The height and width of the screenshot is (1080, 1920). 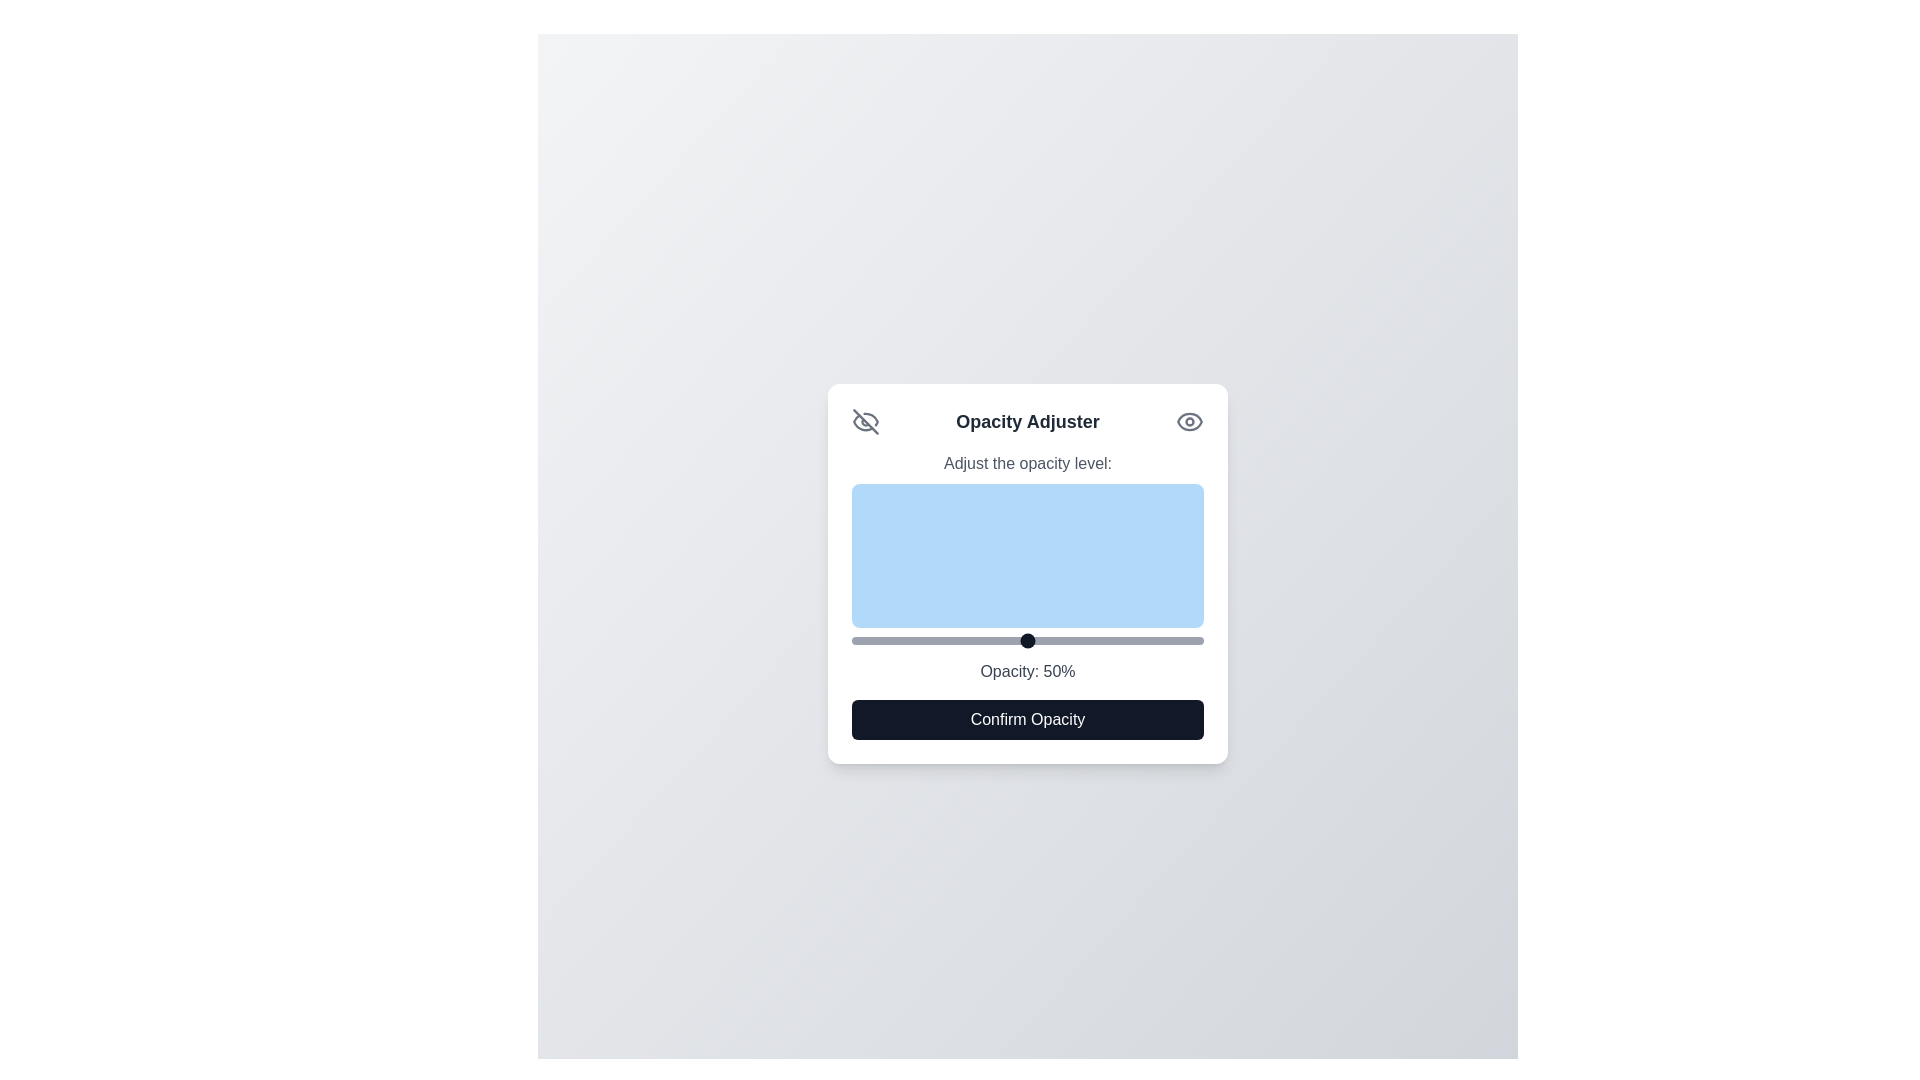 What do you see at coordinates (1137, 640) in the screenshot?
I see `the opacity slider to 81%` at bounding box center [1137, 640].